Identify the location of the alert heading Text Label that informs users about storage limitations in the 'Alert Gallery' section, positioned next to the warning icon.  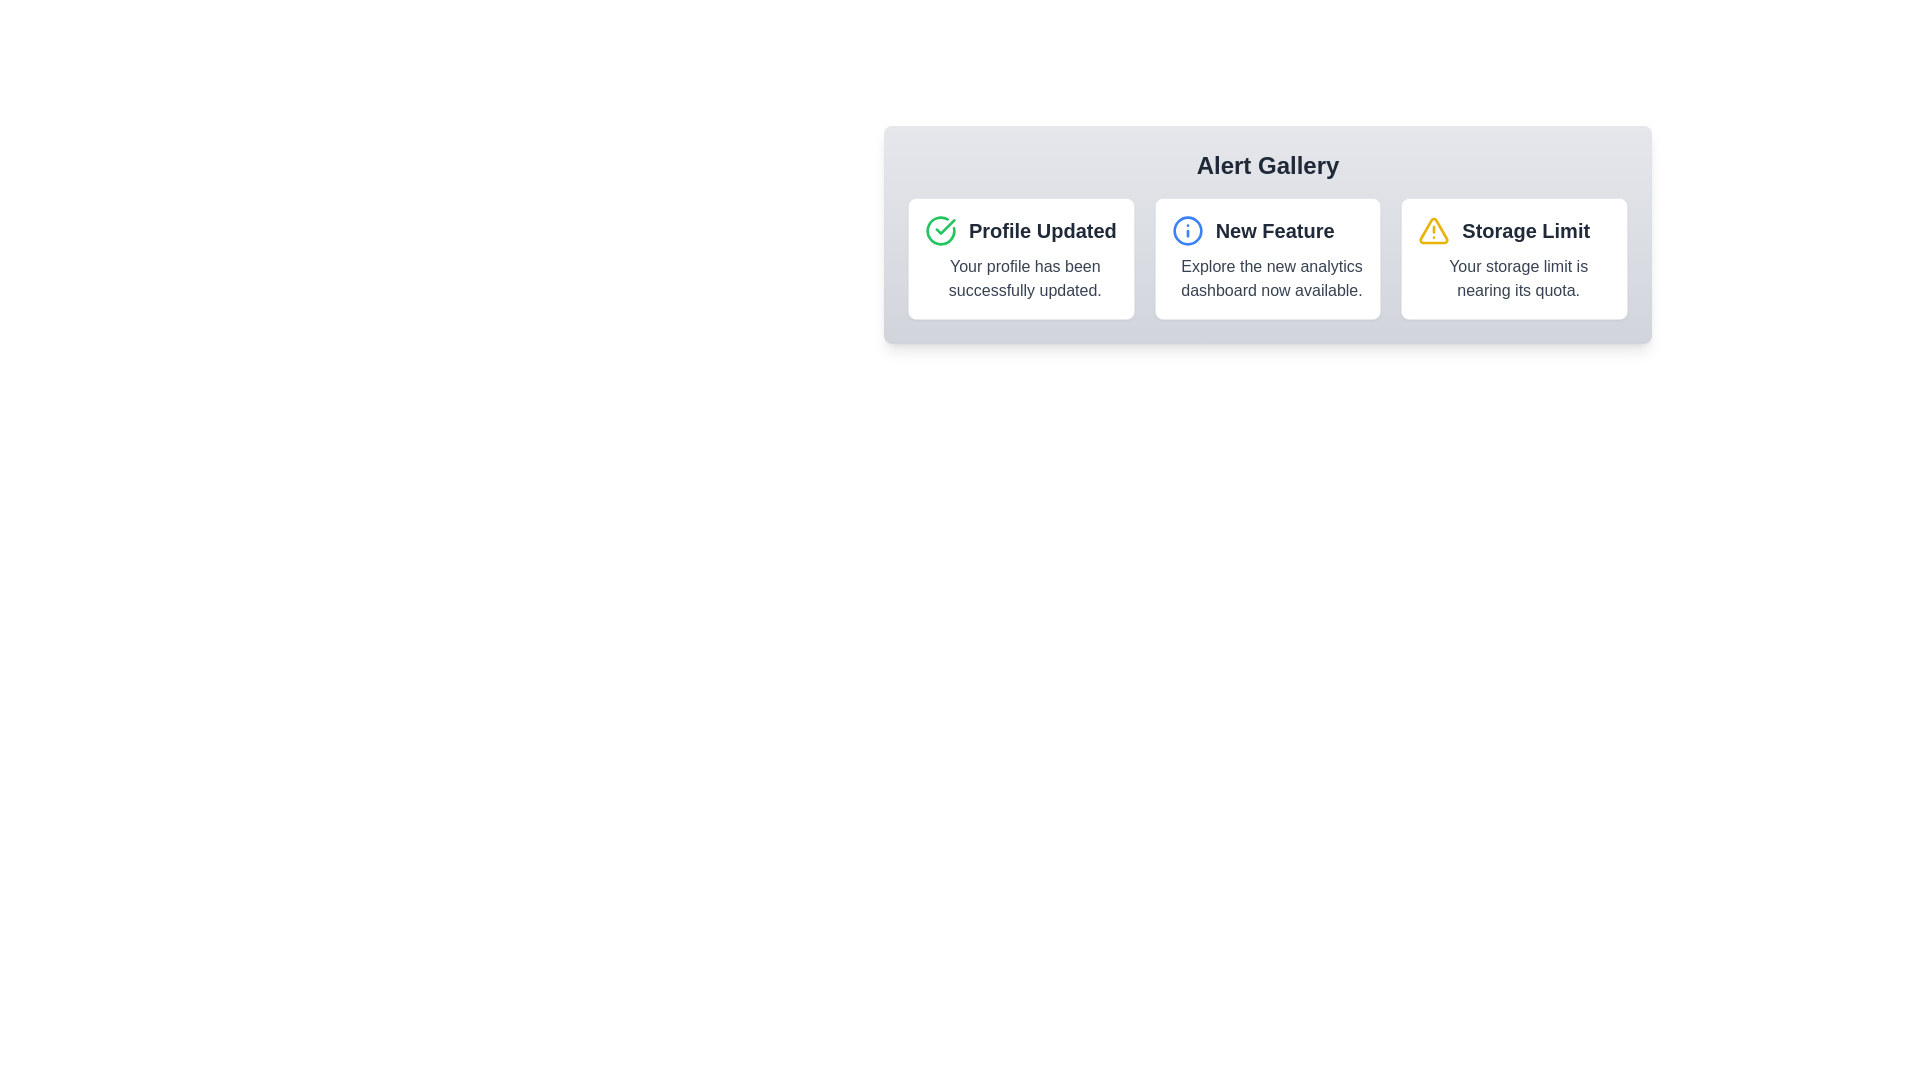
(1525, 230).